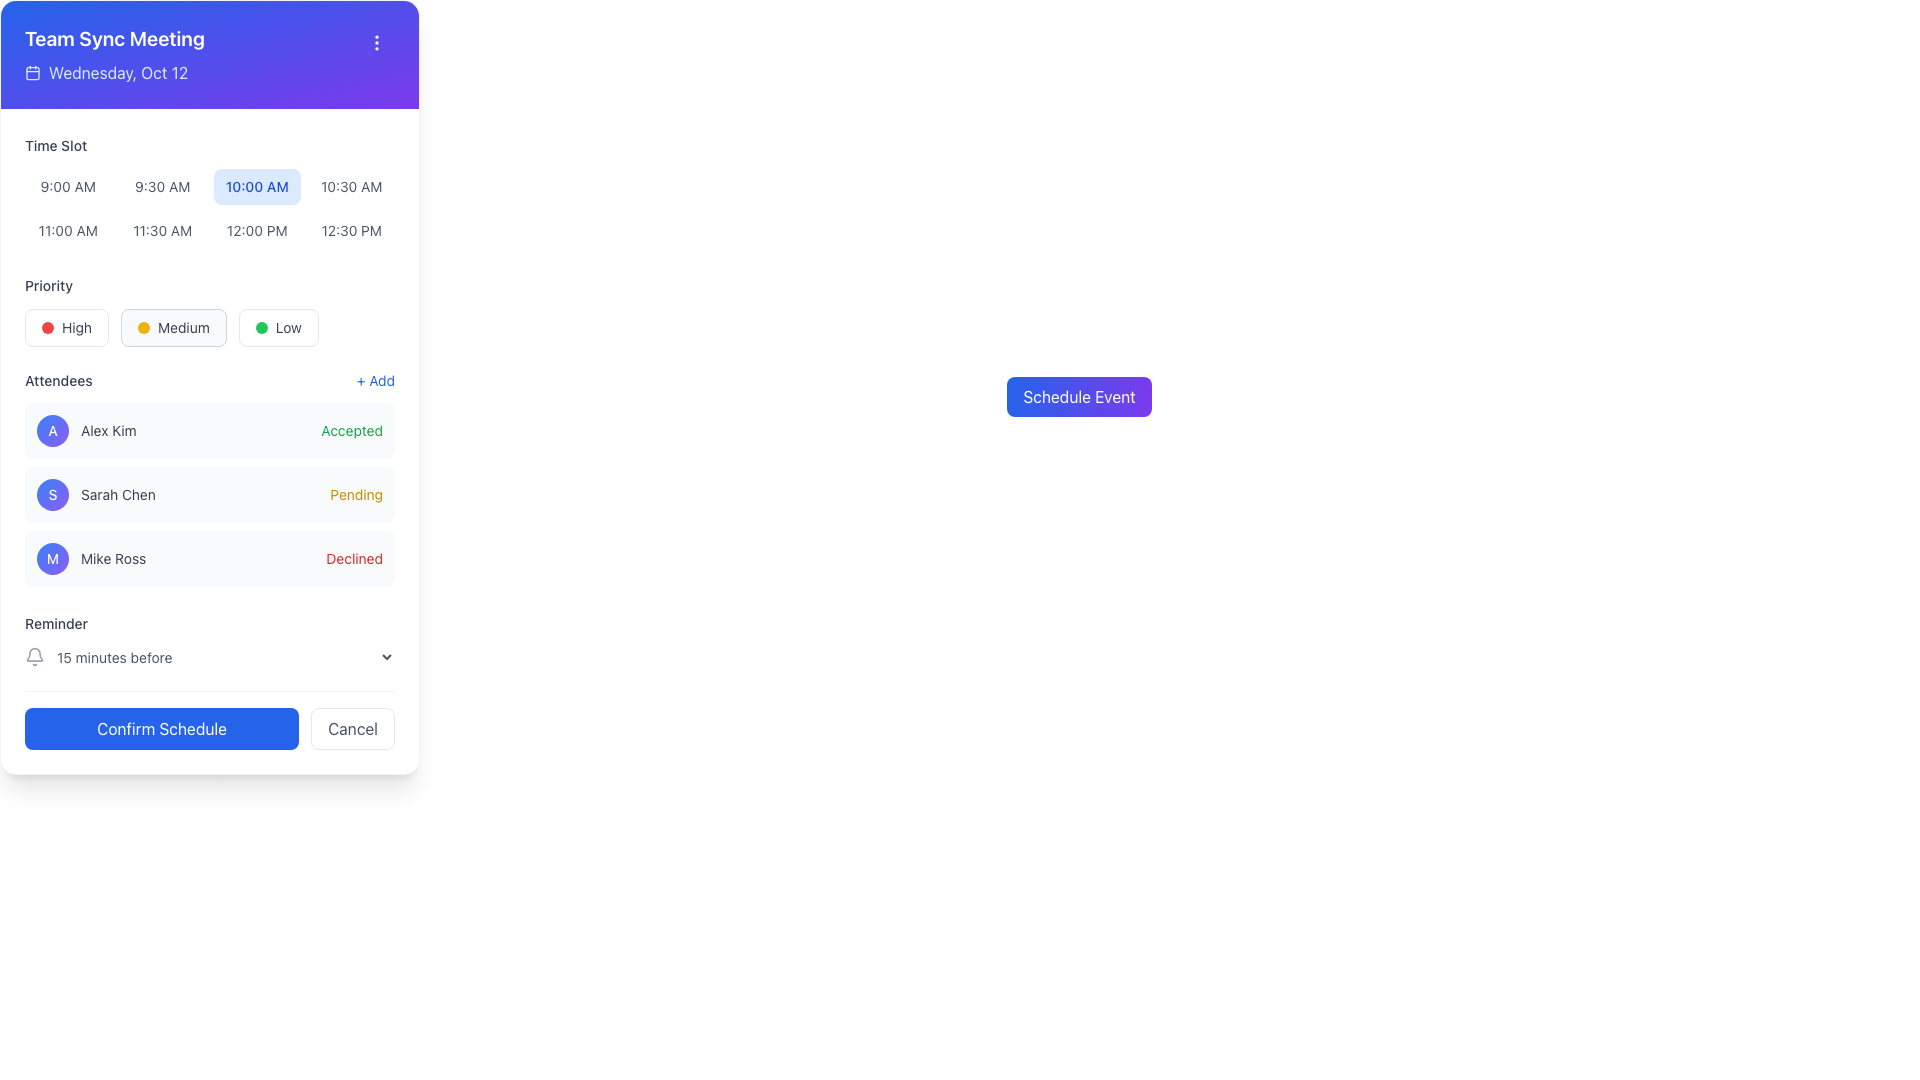 This screenshot has height=1080, width=1920. What do you see at coordinates (1078, 397) in the screenshot?
I see `the central button designed` at bounding box center [1078, 397].